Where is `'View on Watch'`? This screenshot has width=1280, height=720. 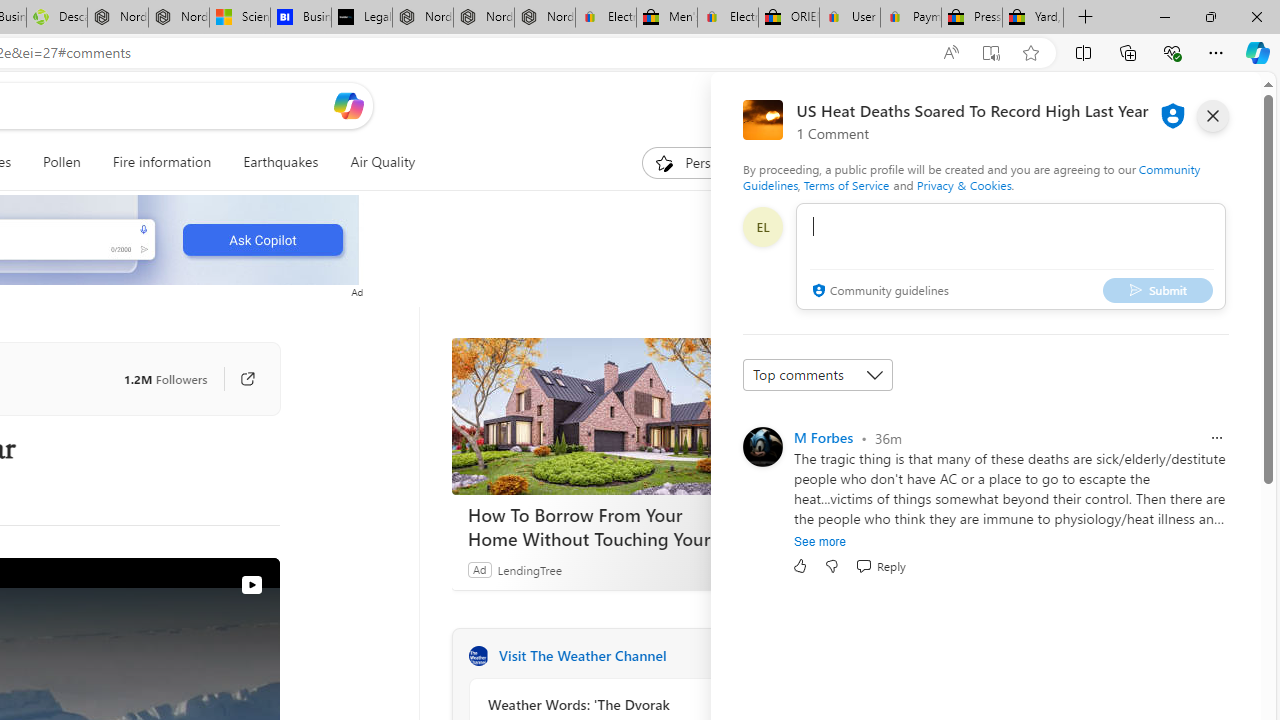
'View on Watch' is located at coordinates (250, 585).